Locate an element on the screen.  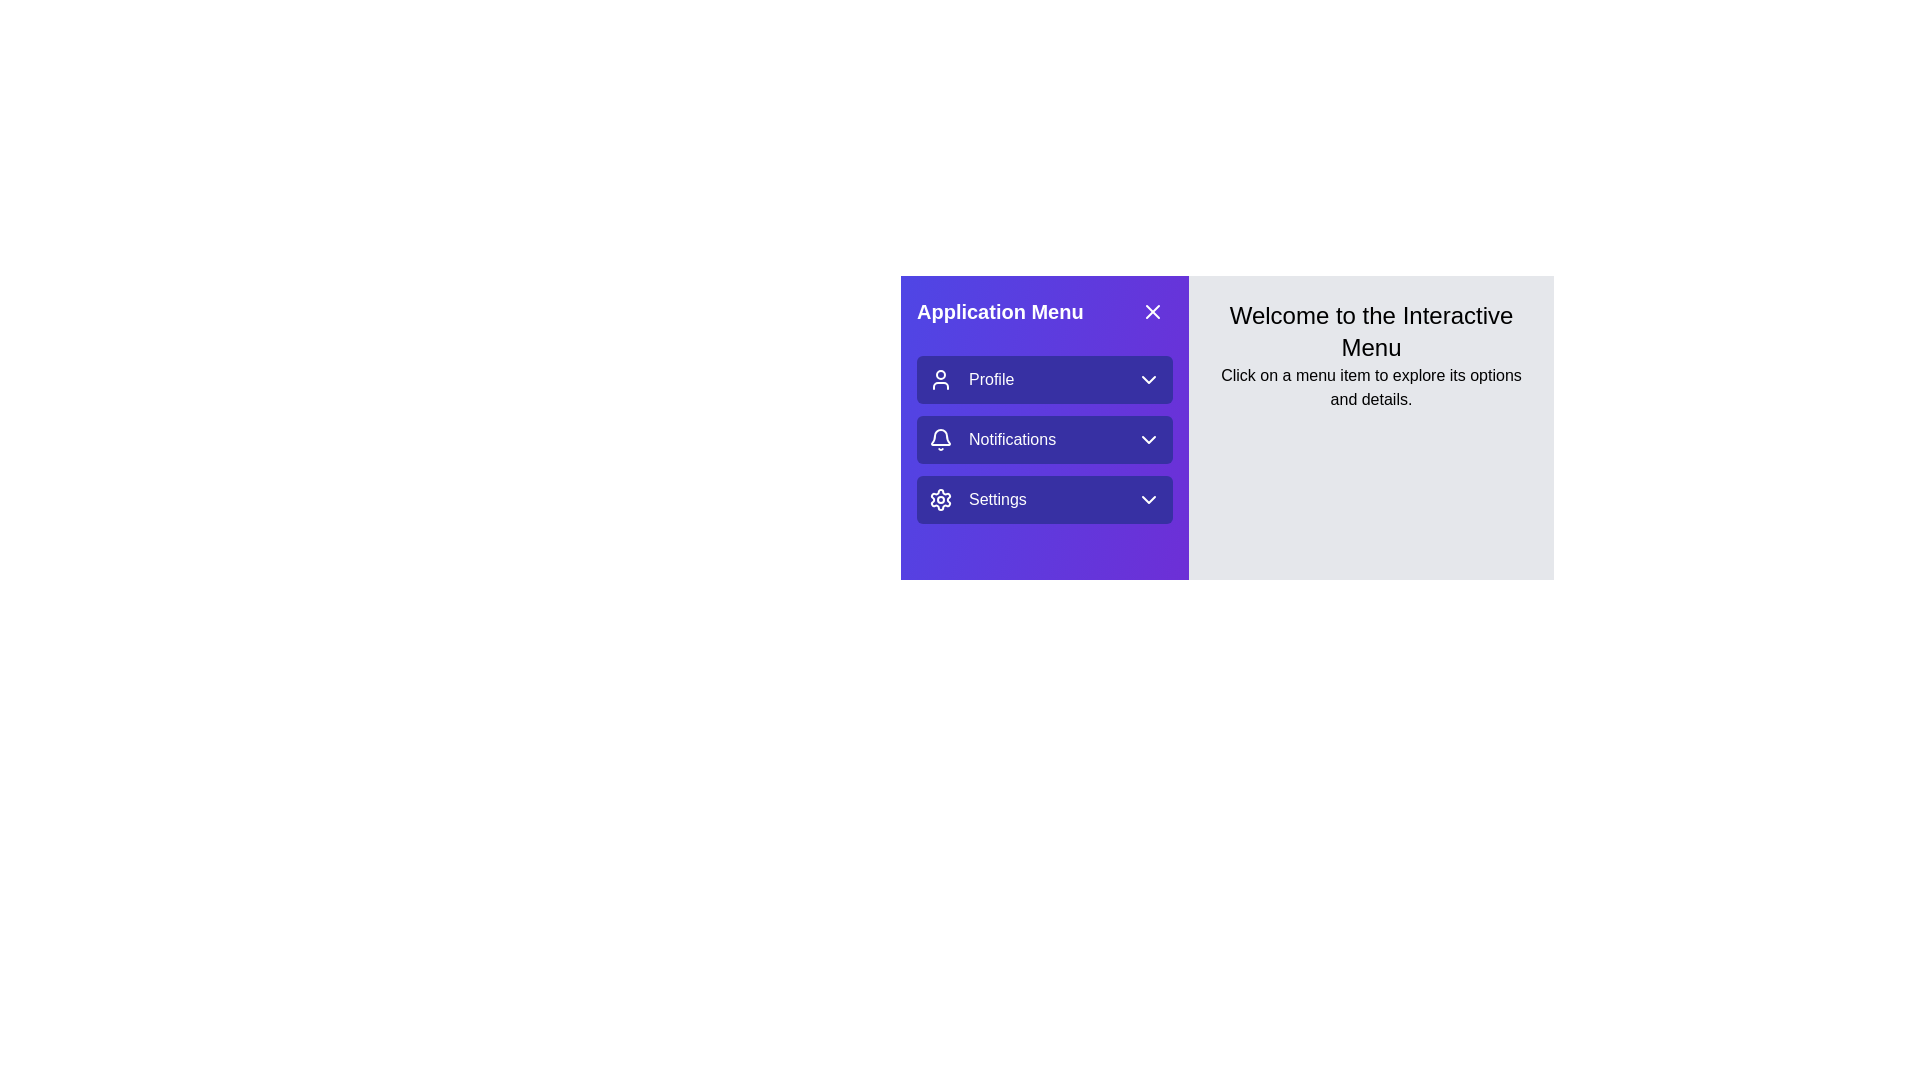
the 'Profile' text label within the navigation menu for interaction is located at coordinates (991, 380).